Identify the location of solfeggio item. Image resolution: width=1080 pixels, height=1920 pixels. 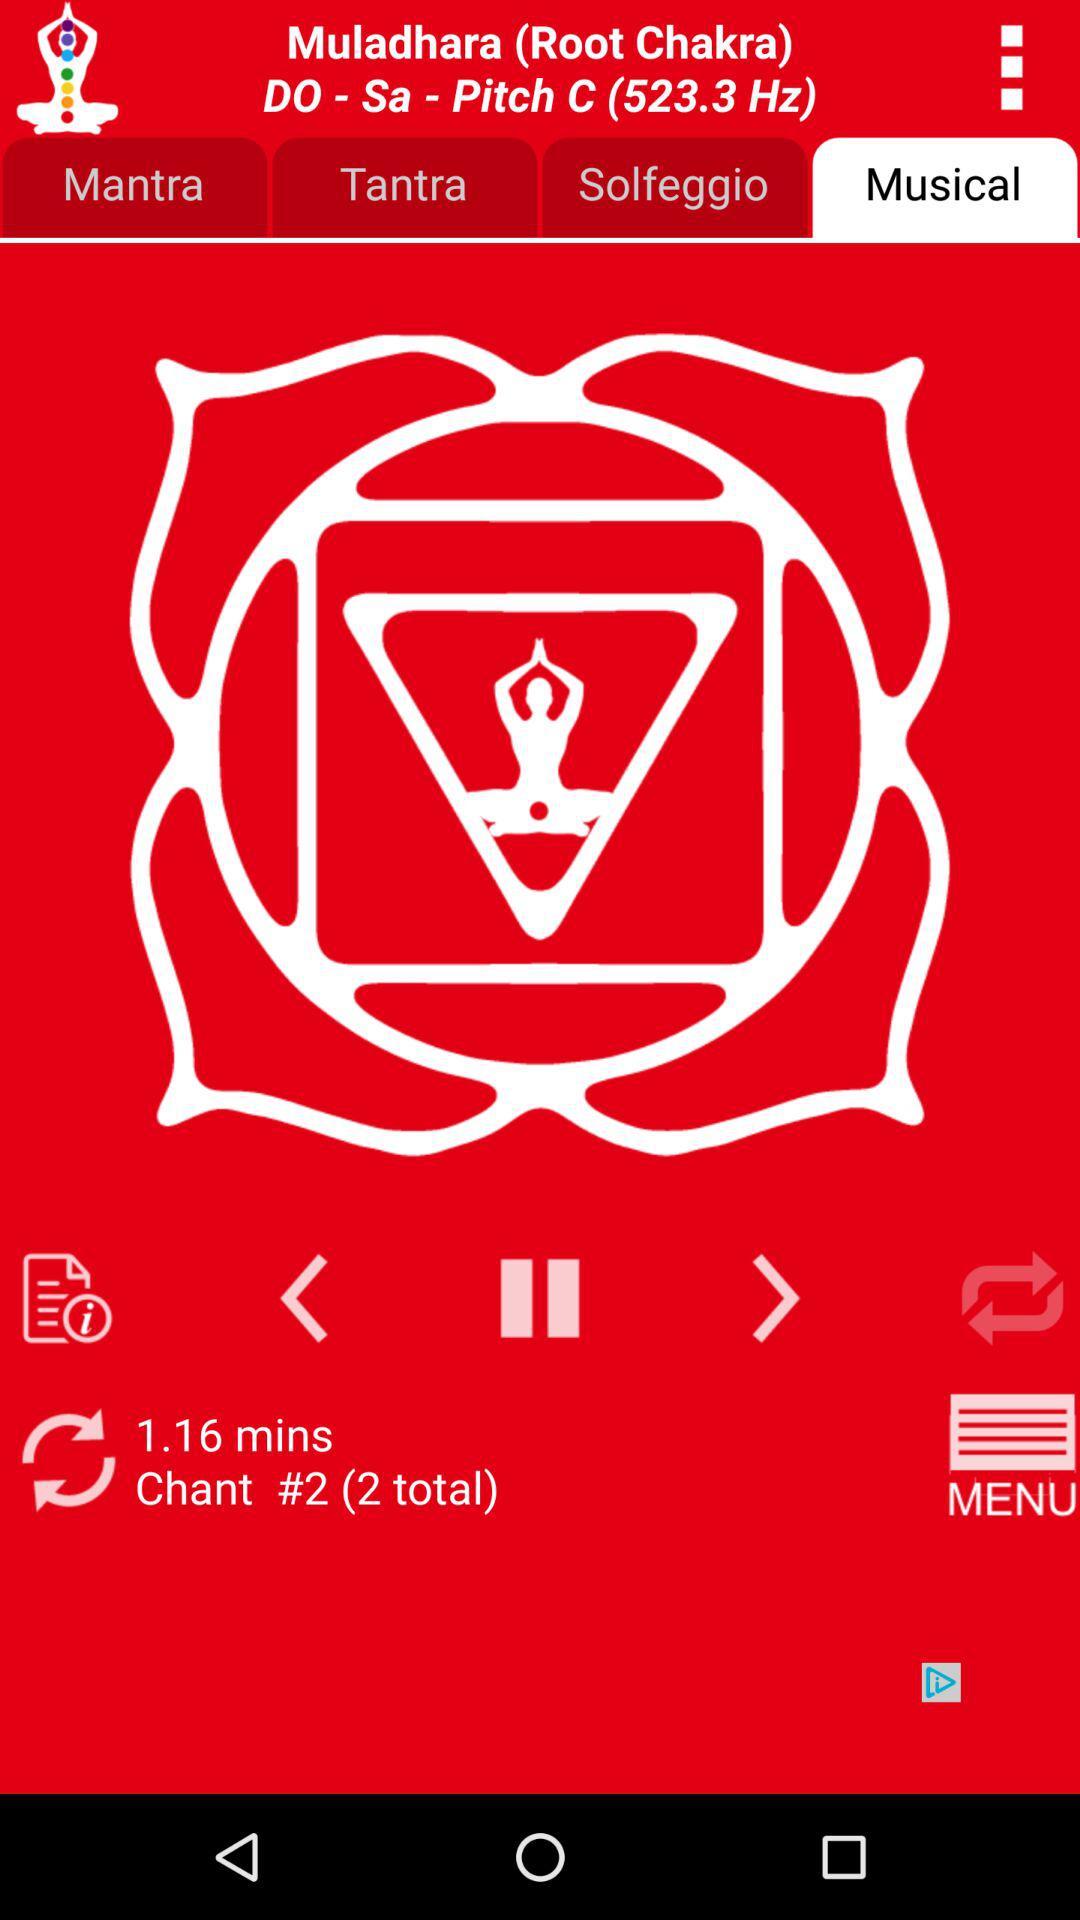
(675, 188).